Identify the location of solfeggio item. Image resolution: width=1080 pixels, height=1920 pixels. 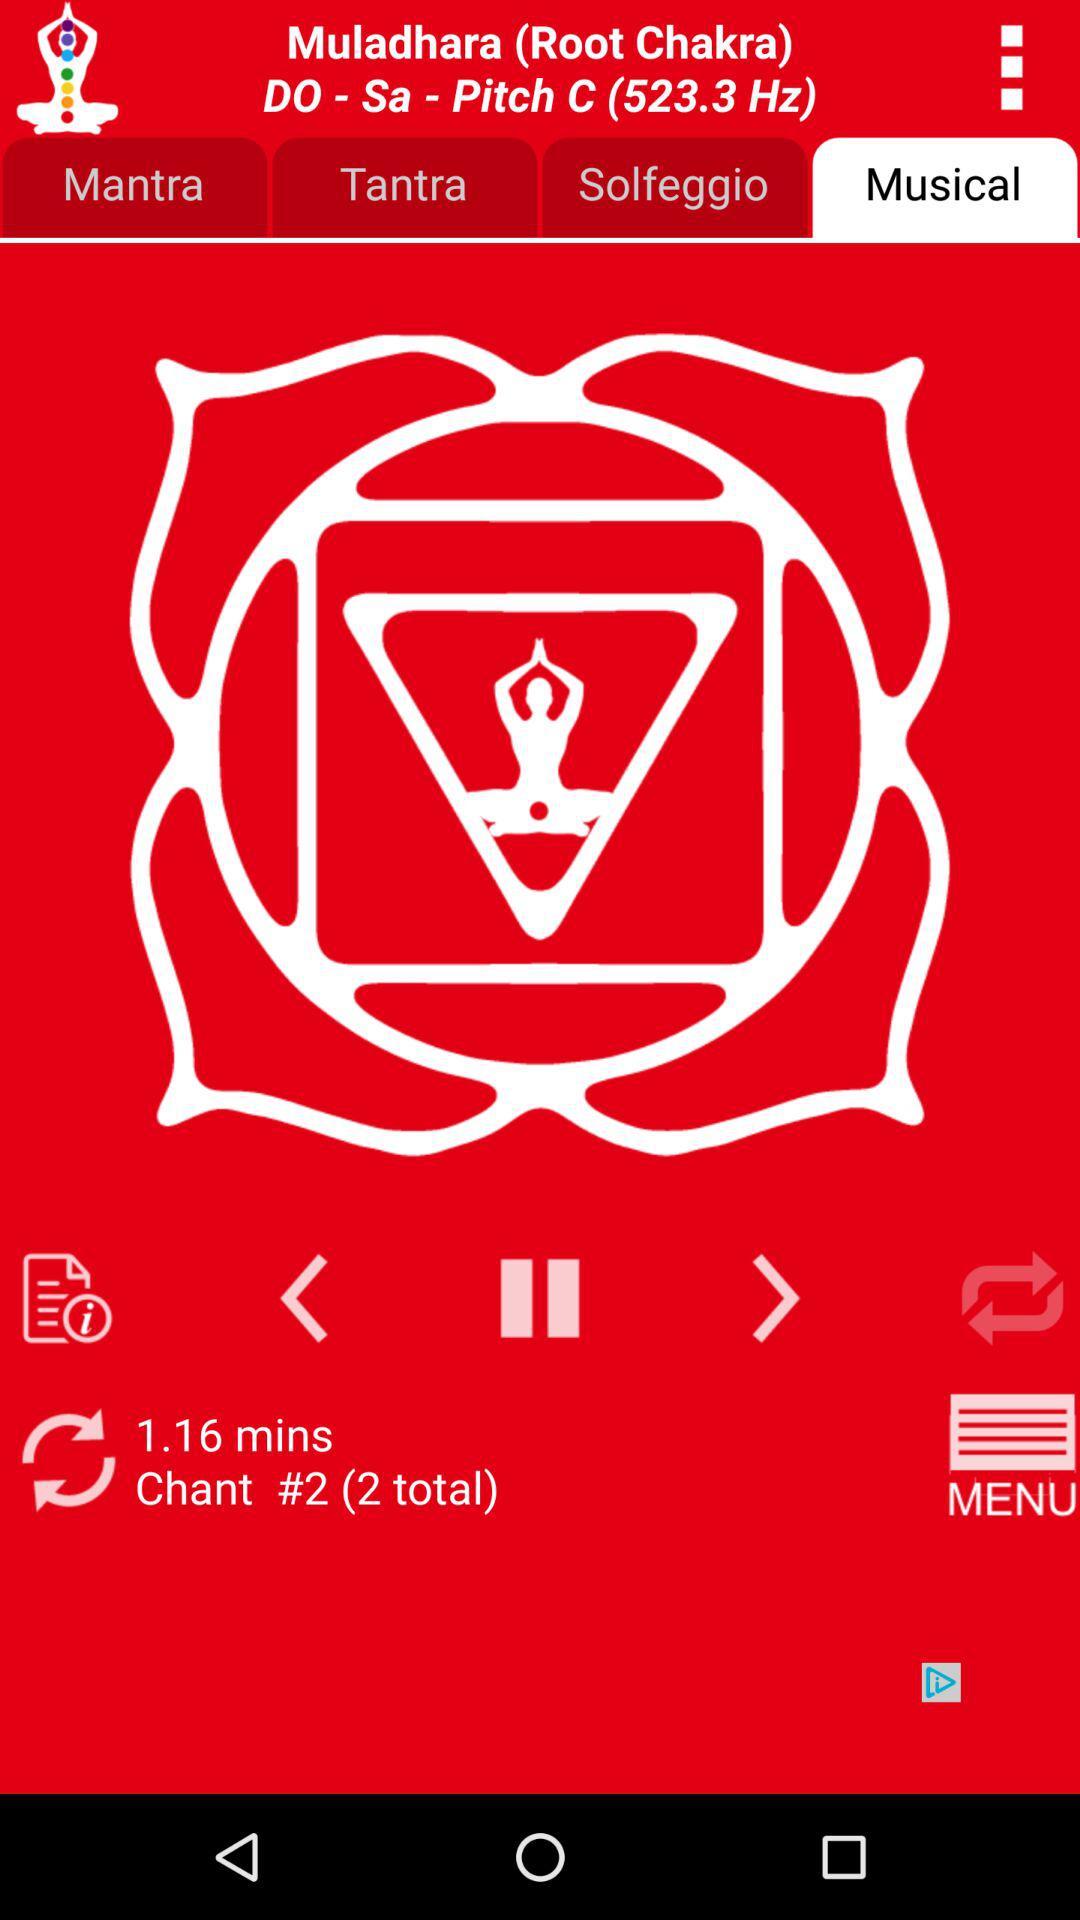
(675, 188).